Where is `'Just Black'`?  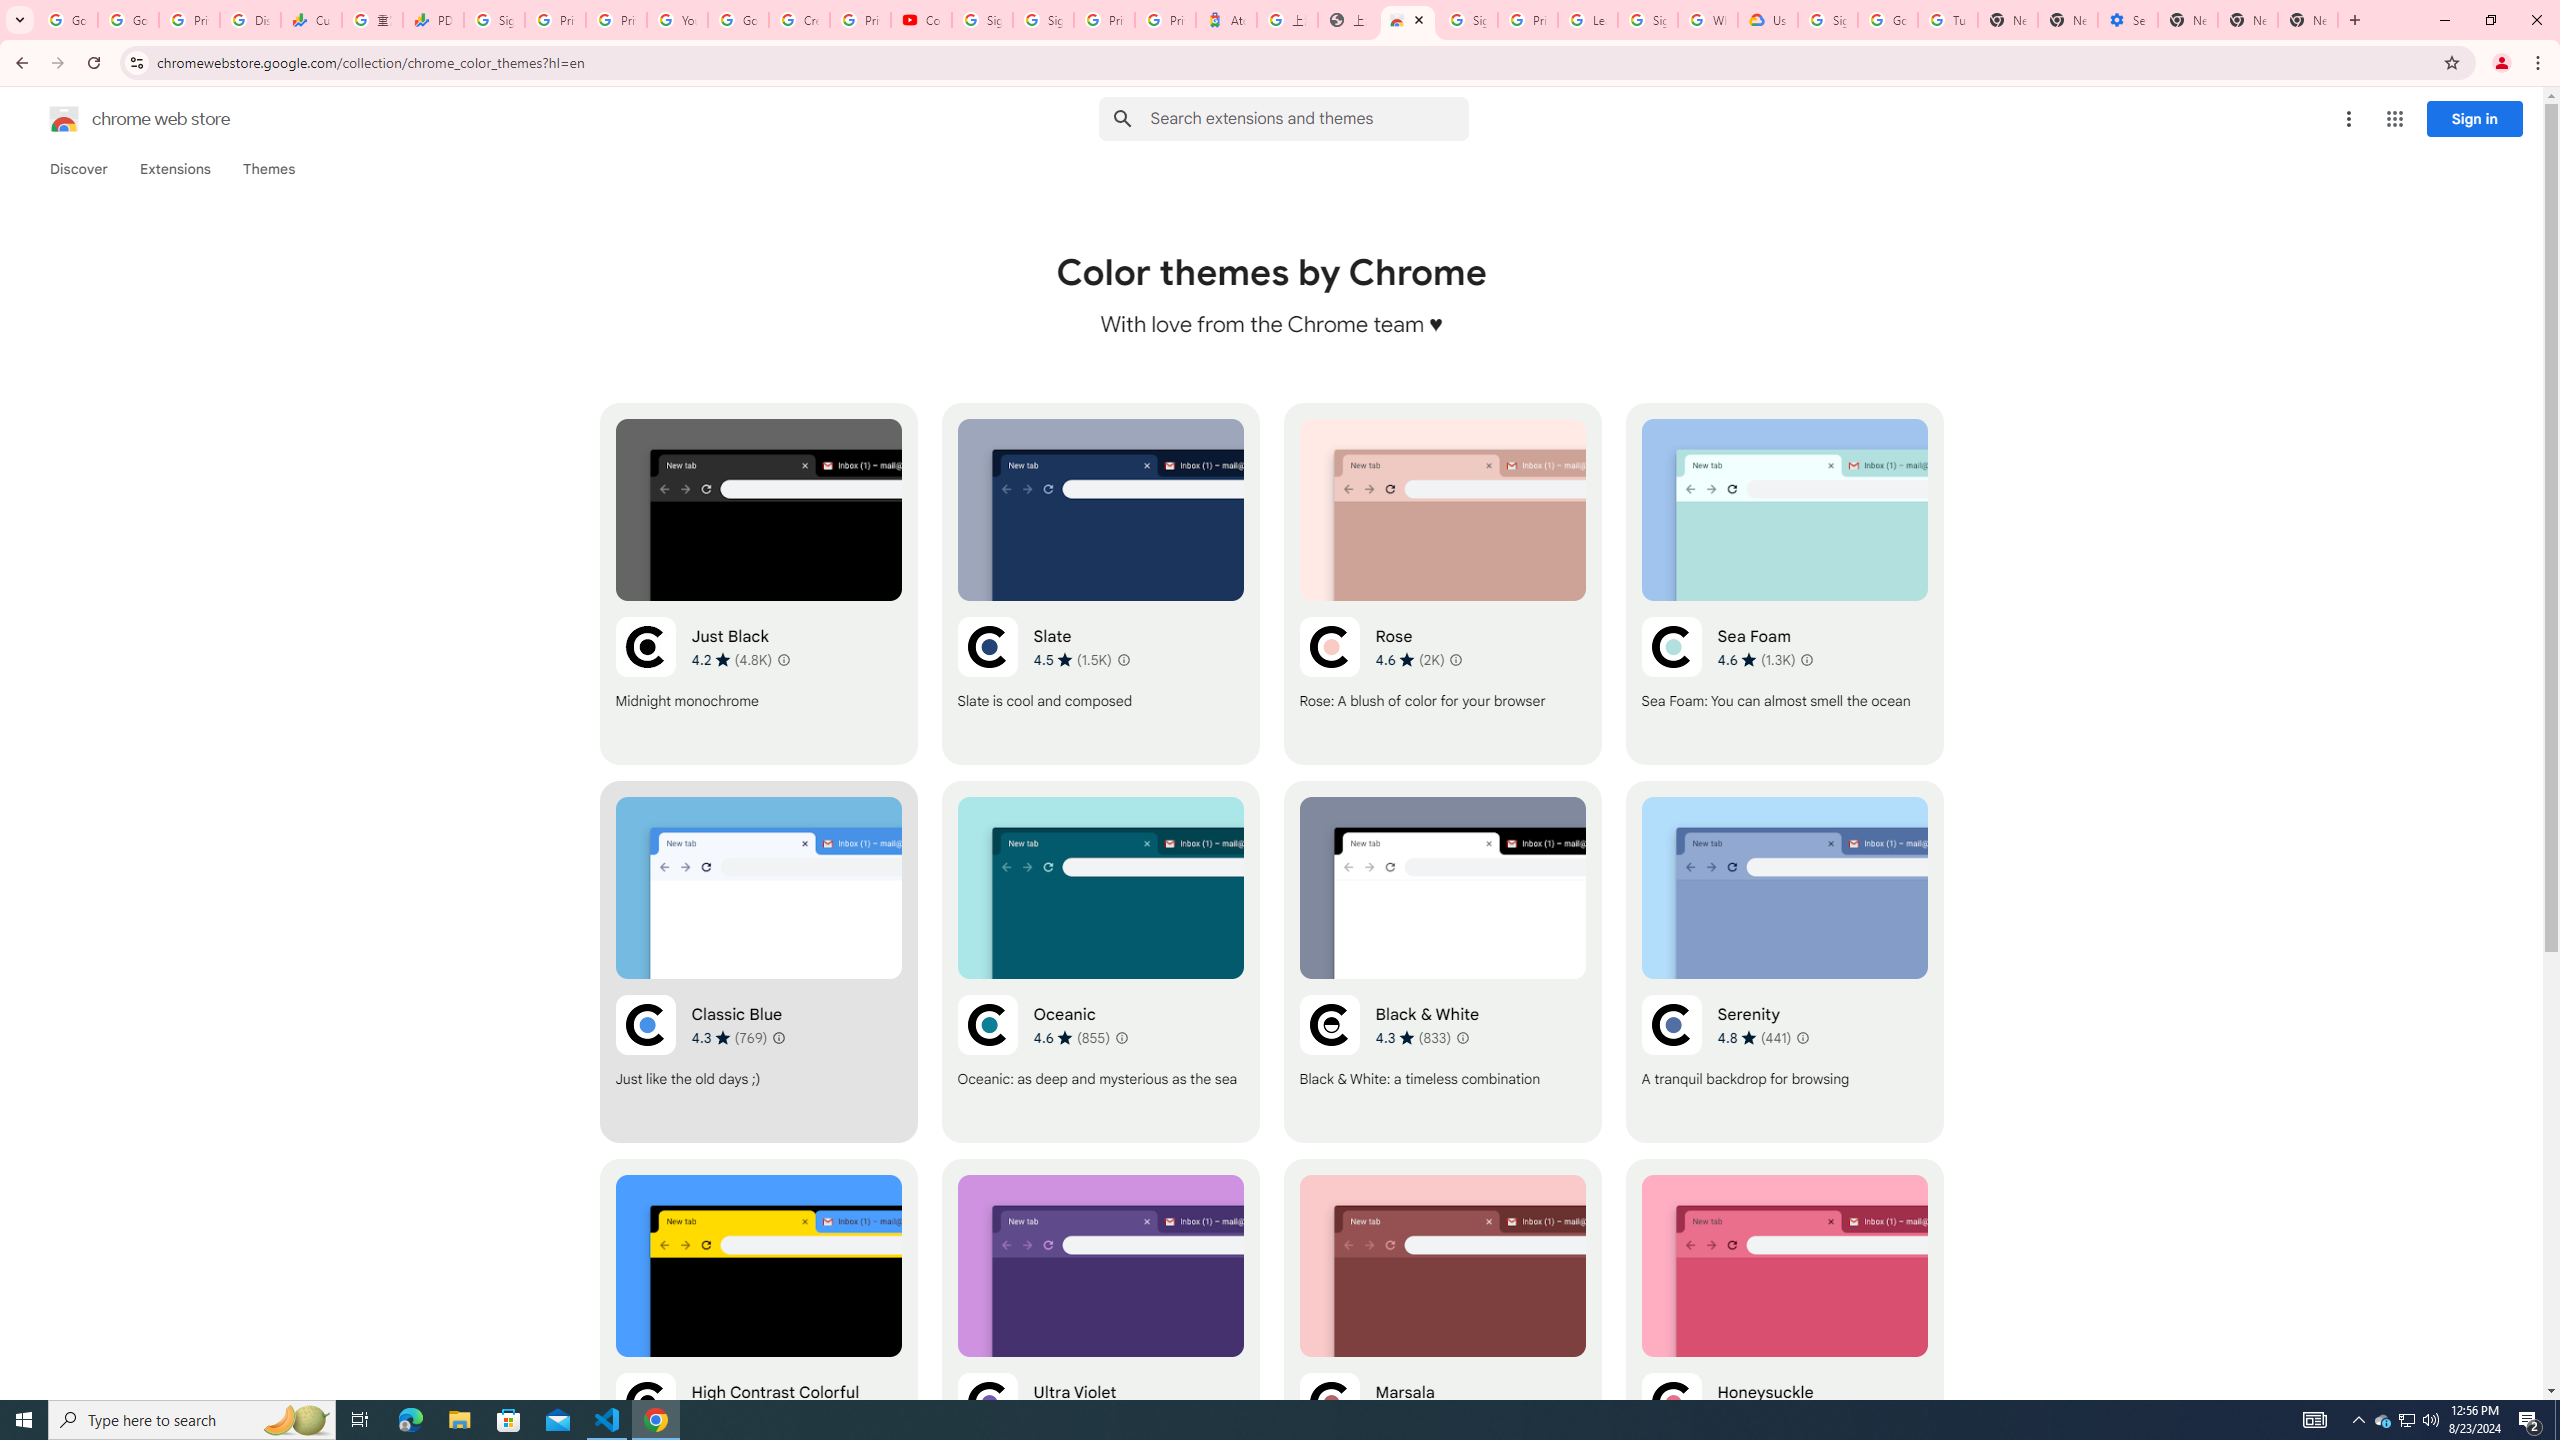 'Just Black' is located at coordinates (758, 582).